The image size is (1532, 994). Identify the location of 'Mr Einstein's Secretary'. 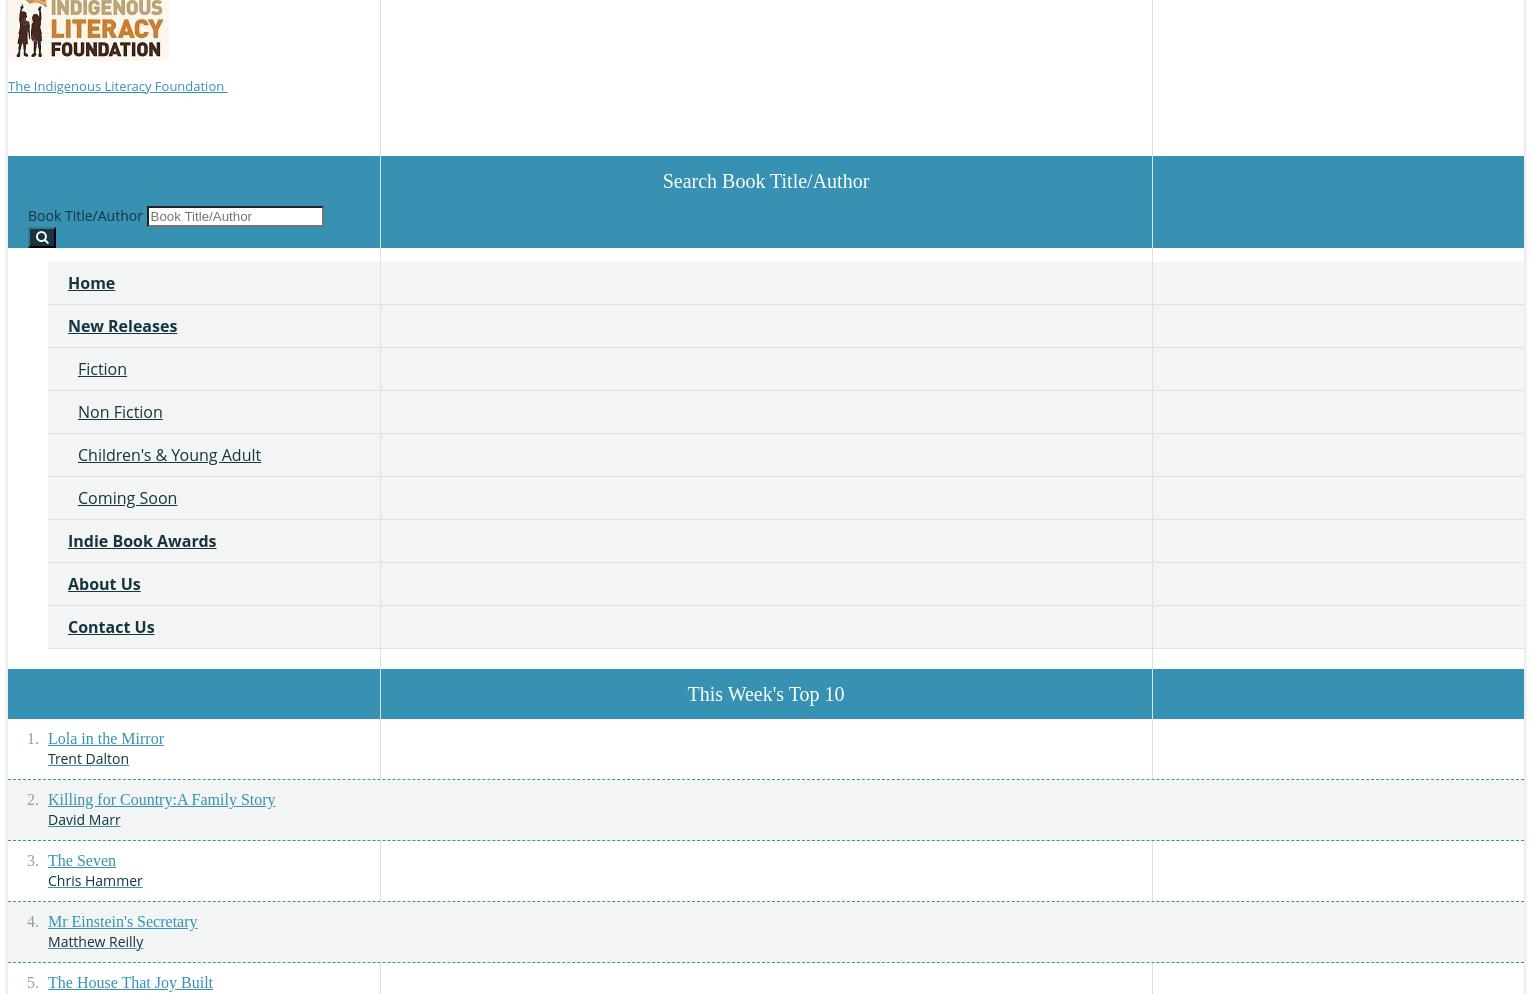
(121, 919).